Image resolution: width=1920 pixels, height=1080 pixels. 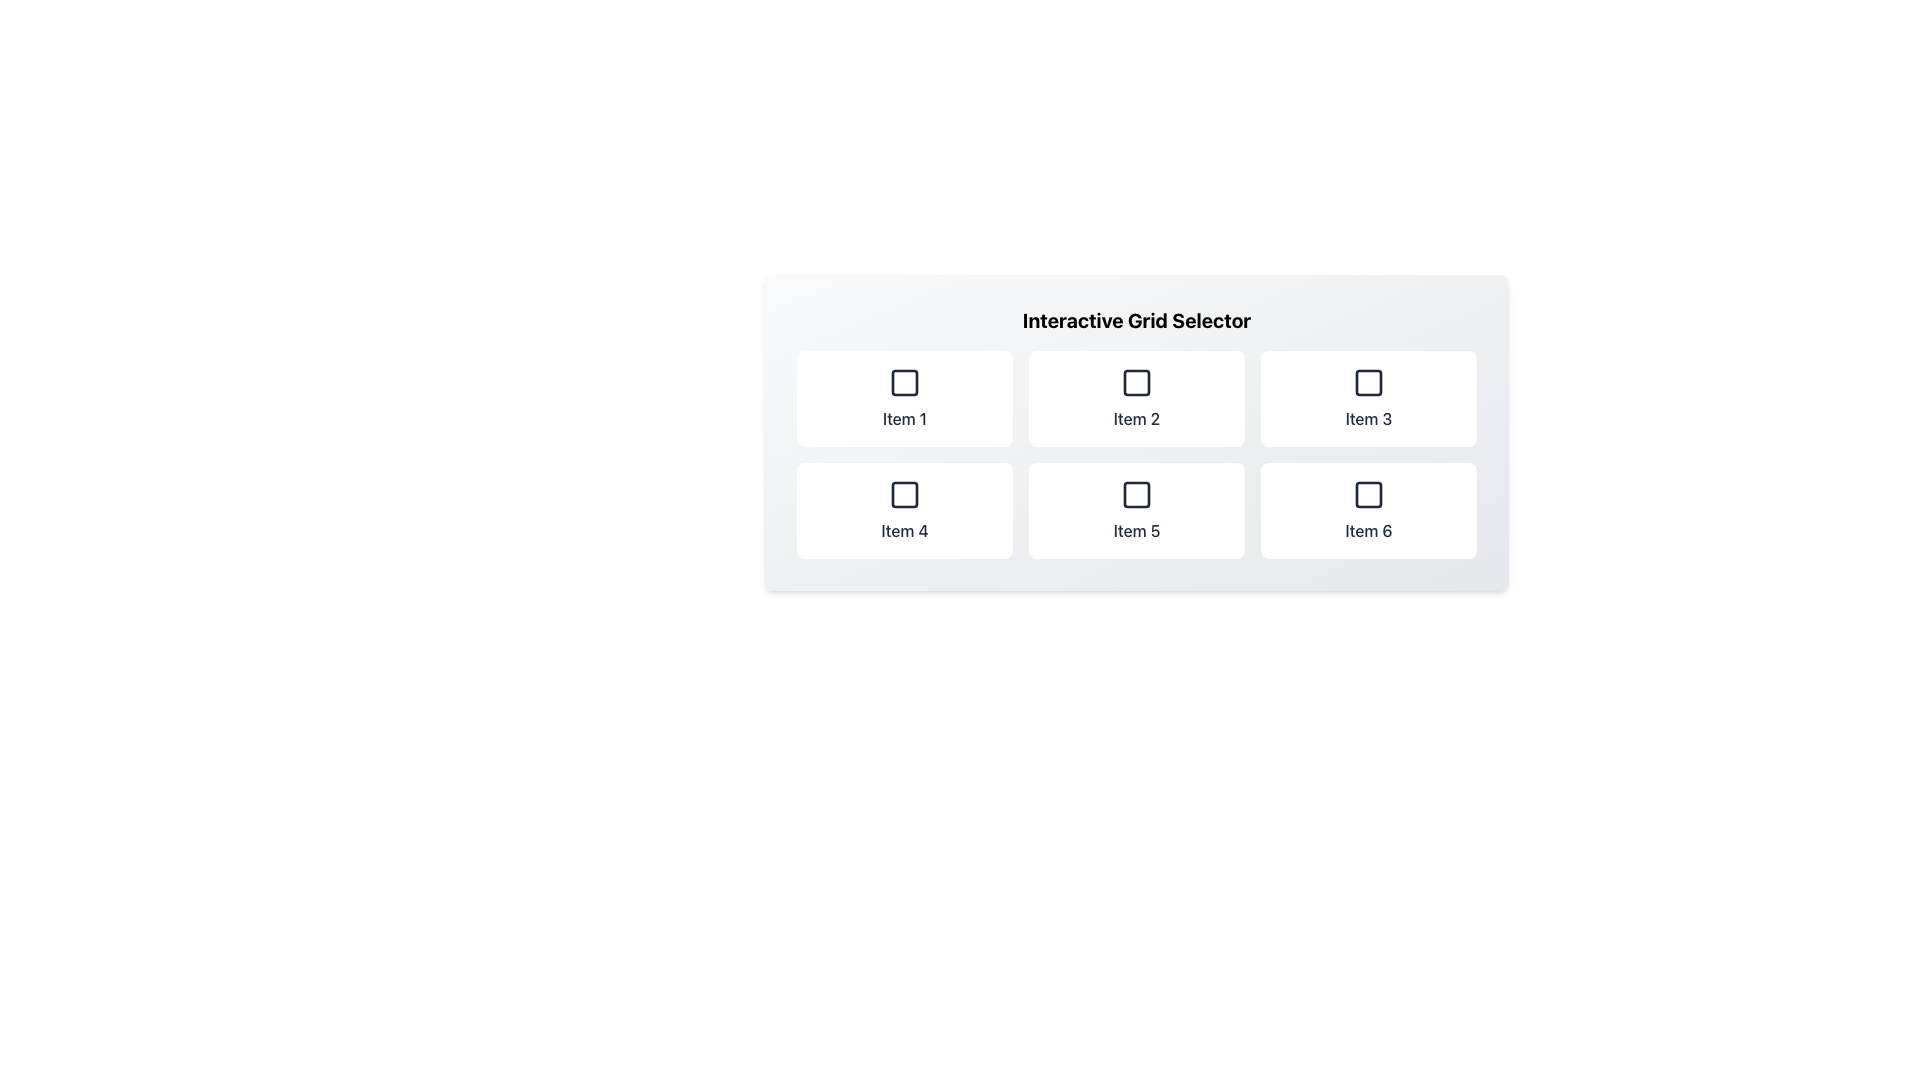 I want to click on the second card in the grid layout representing 'Item 2', so click(x=1137, y=431).